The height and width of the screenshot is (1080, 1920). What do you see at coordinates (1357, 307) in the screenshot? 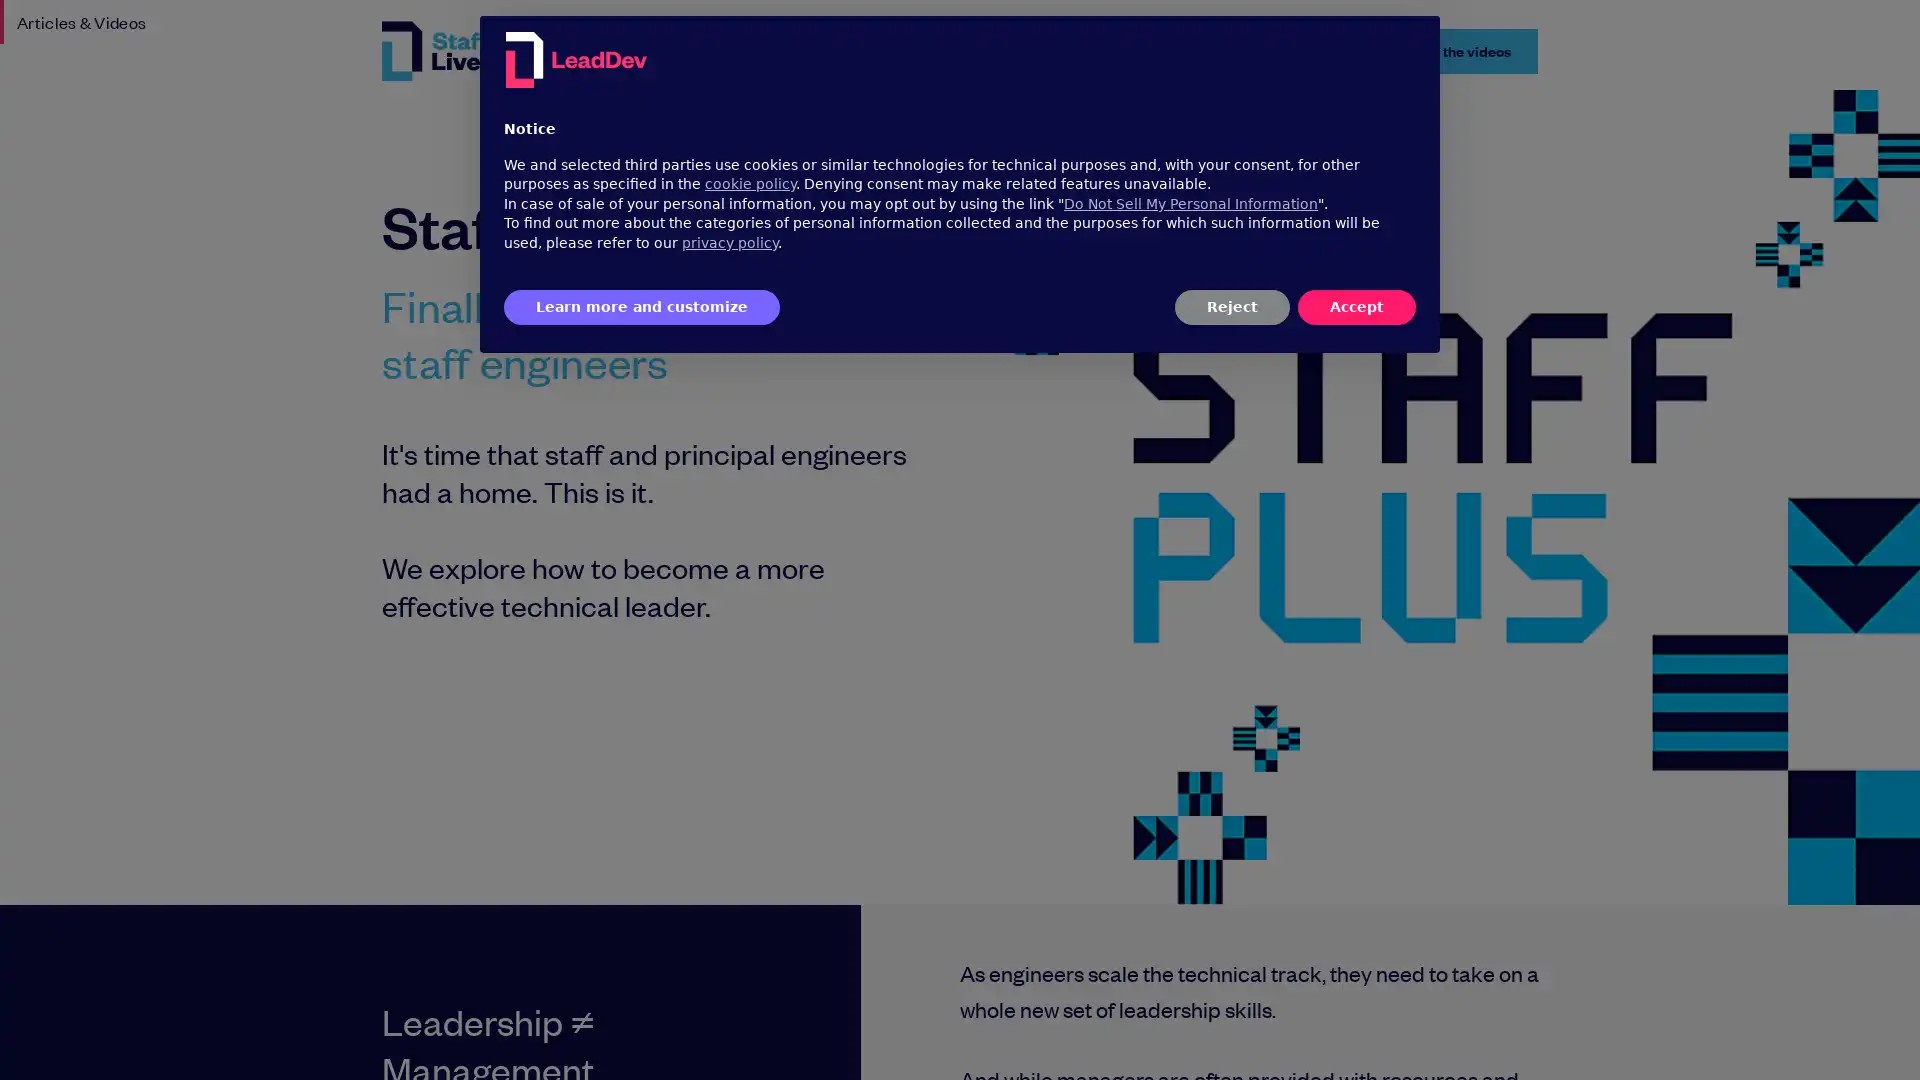
I see `Accept` at bounding box center [1357, 307].